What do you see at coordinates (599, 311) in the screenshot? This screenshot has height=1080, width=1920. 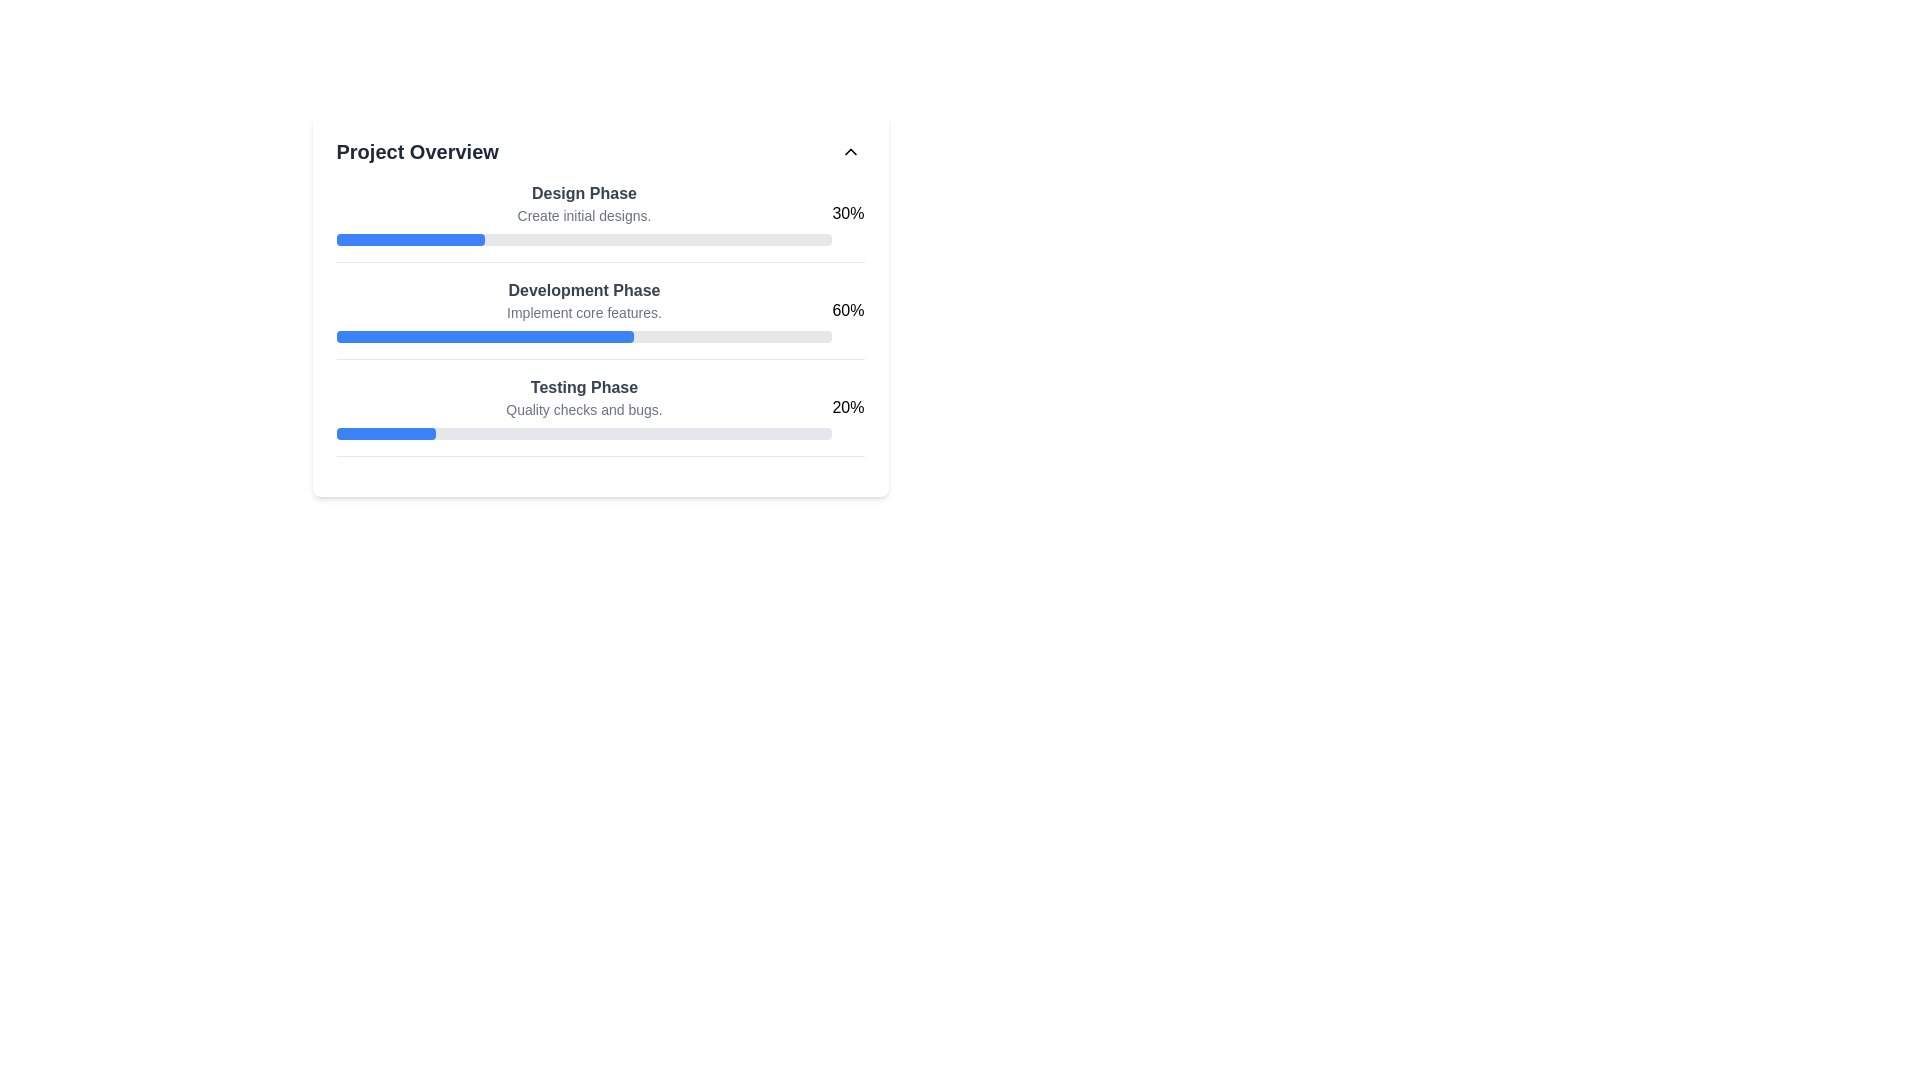 I see `the progress bar of the Composite component displaying task progress status, which includes the header 'Development Phase' and the subtitle 'Implement core features.'` at bounding box center [599, 311].